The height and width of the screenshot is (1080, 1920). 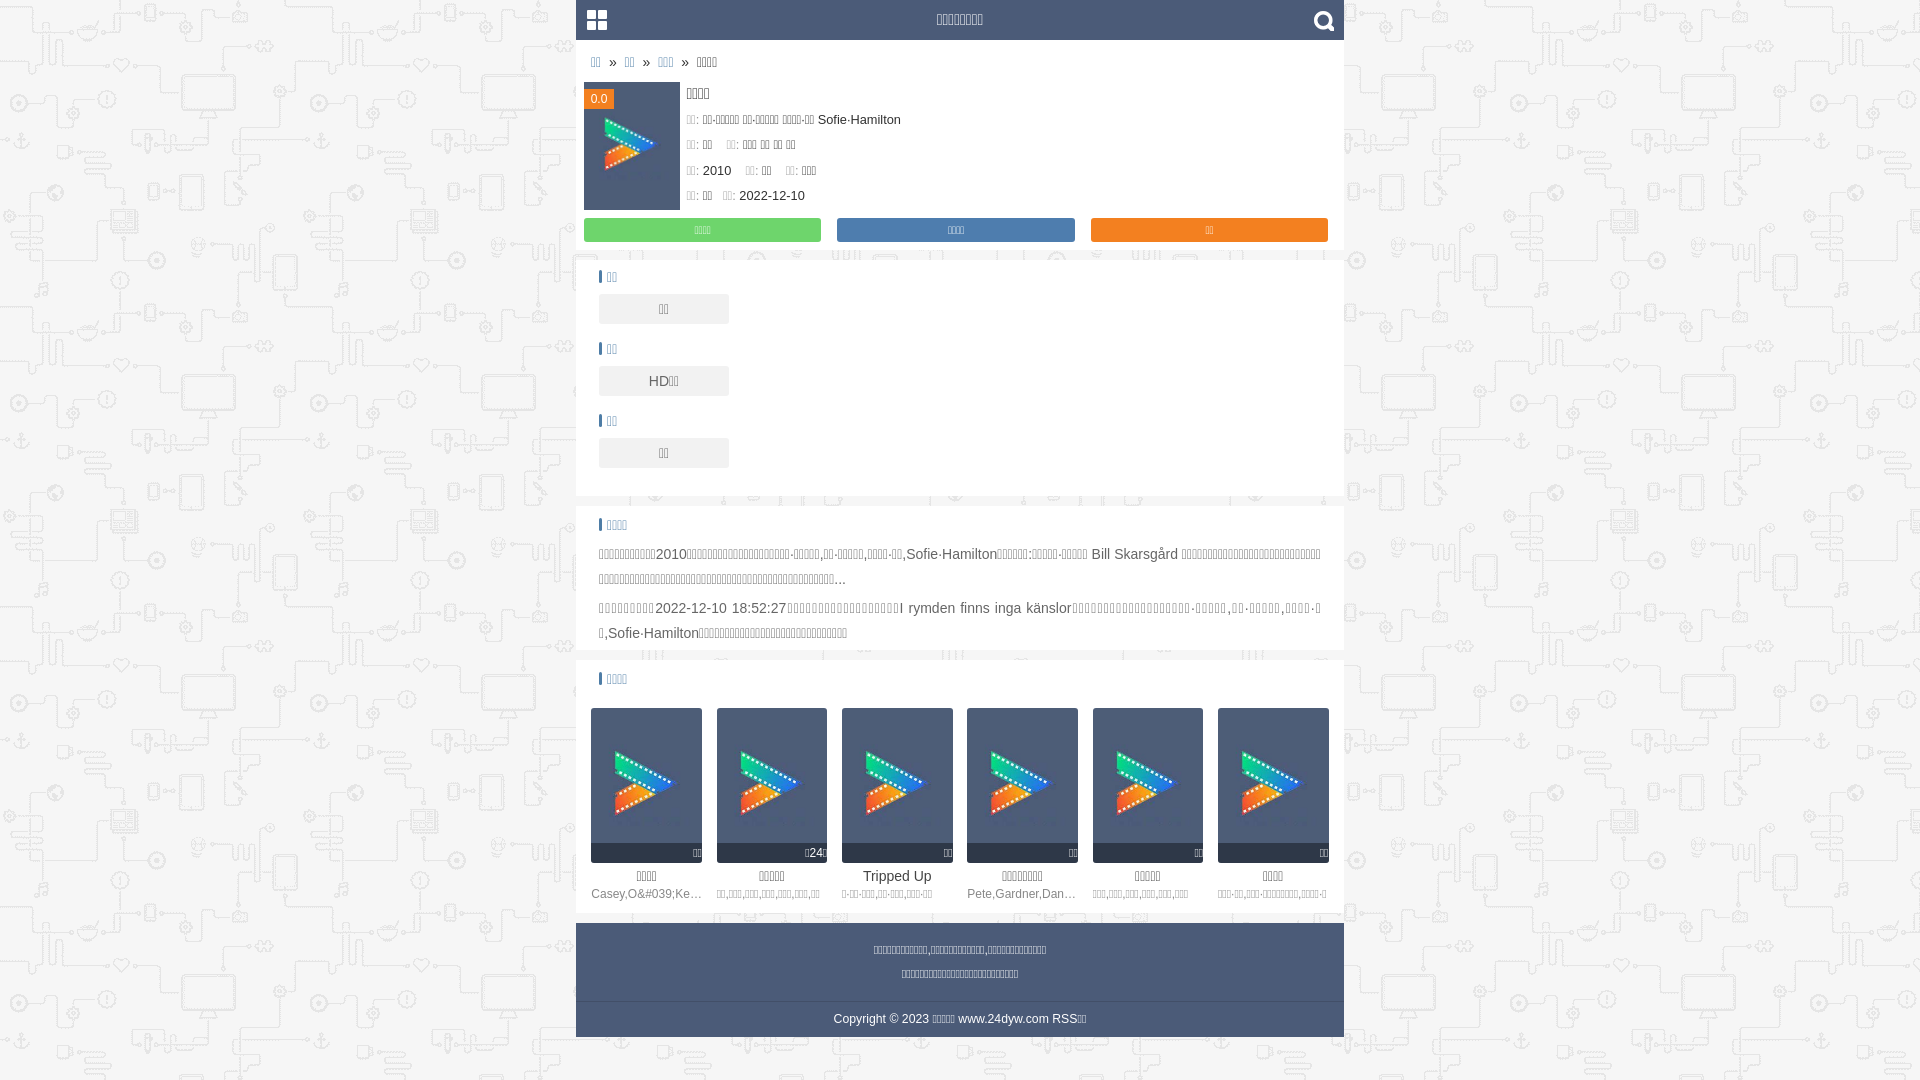 What do you see at coordinates (716, 169) in the screenshot?
I see `'2010'` at bounding box center [716, 169].